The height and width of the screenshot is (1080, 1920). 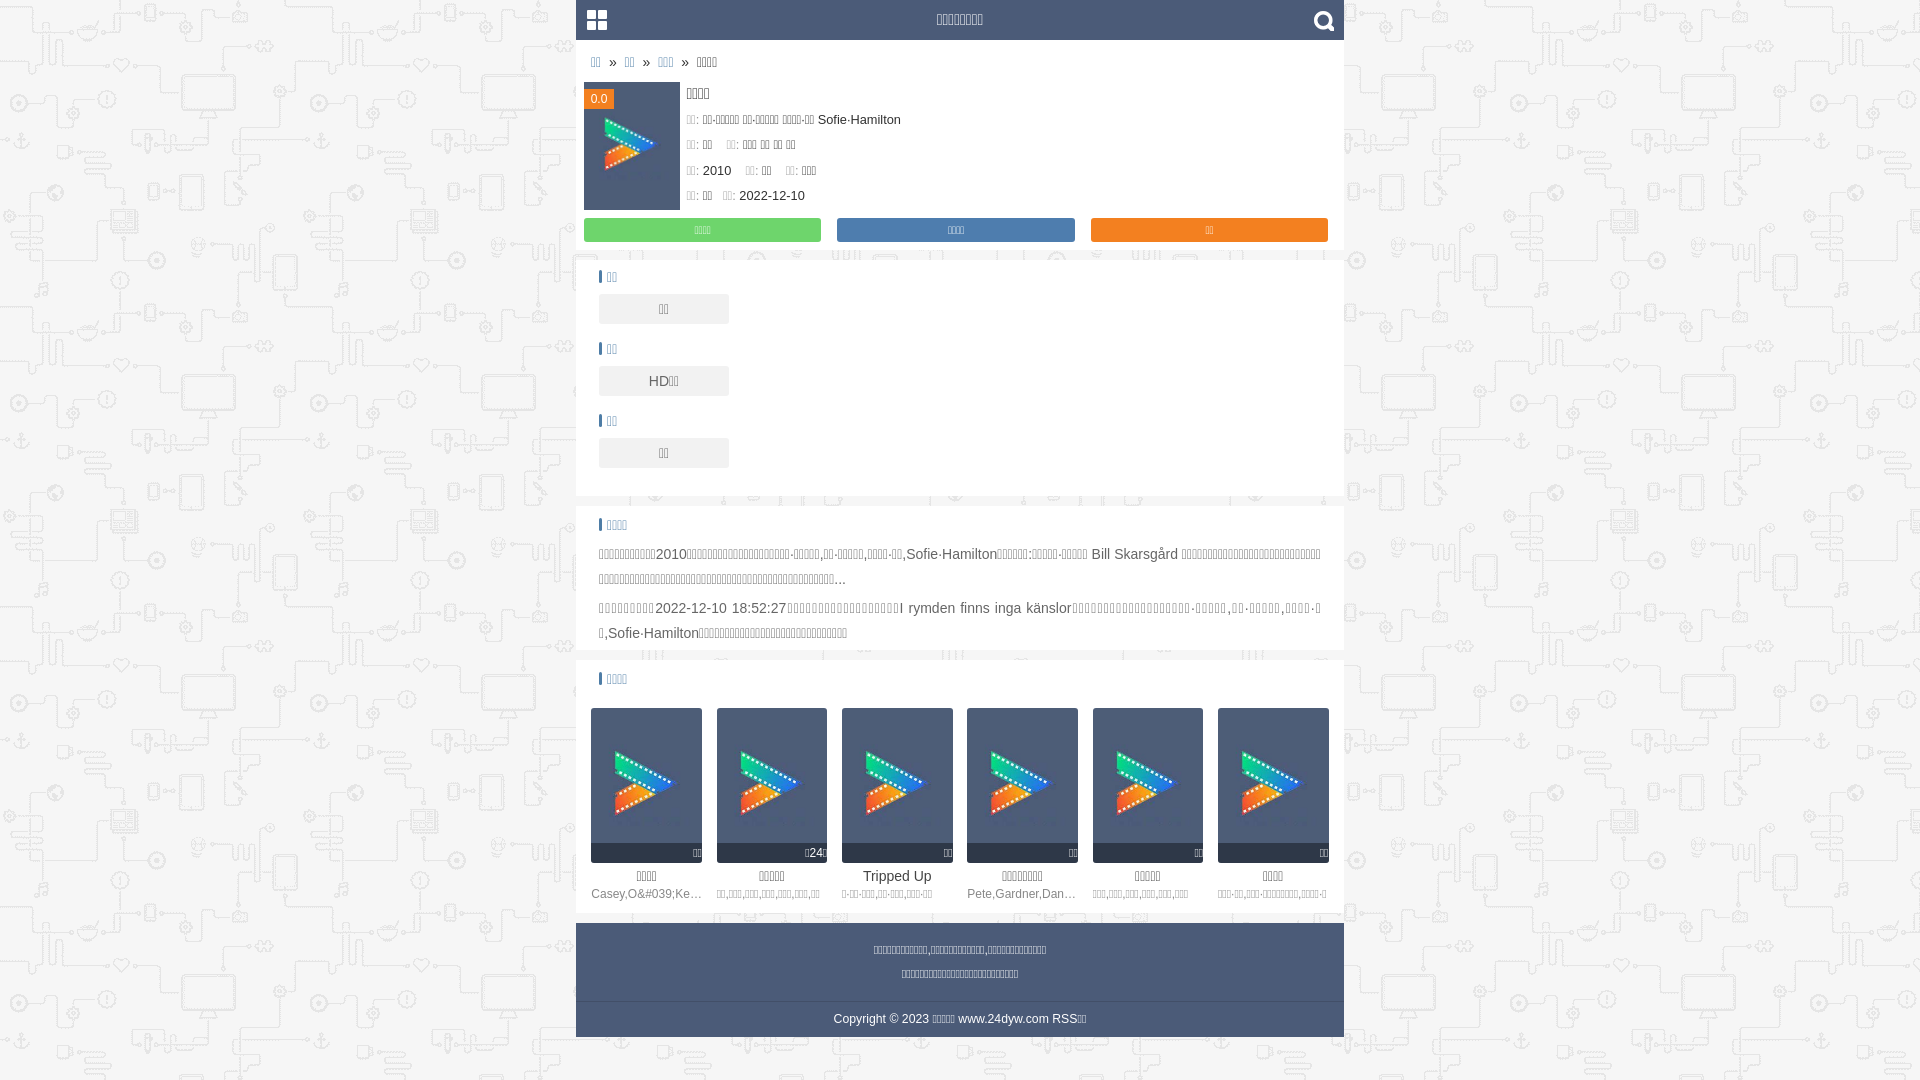 What do you see at coordinates (716, 169) in the screenshot?
I see `'2010'` at bounding box center [716, 169].